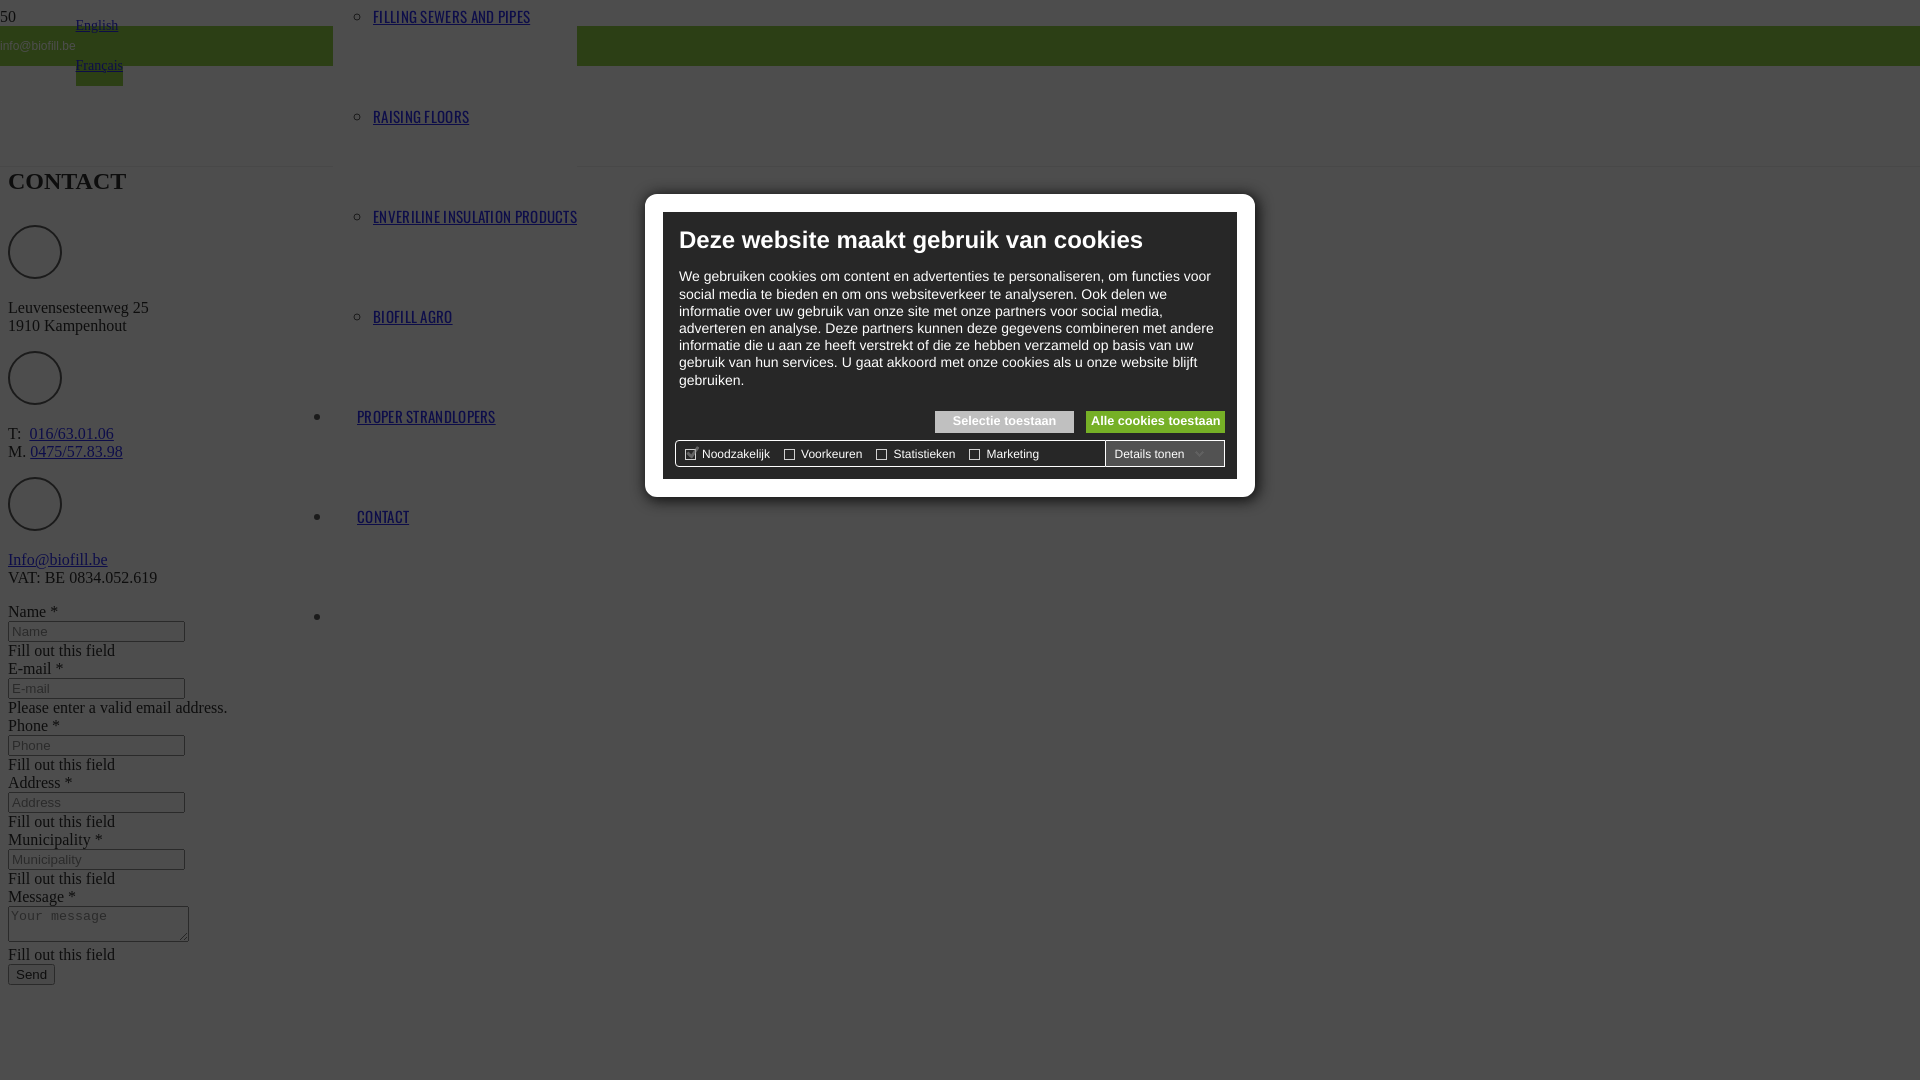 The height and width of the screenshot is (1080, 1920). What do you see at coordinates (1004, 420) in the screenshot?
I see `'Selectie toestaan'` at bounding box center [1004, 420].